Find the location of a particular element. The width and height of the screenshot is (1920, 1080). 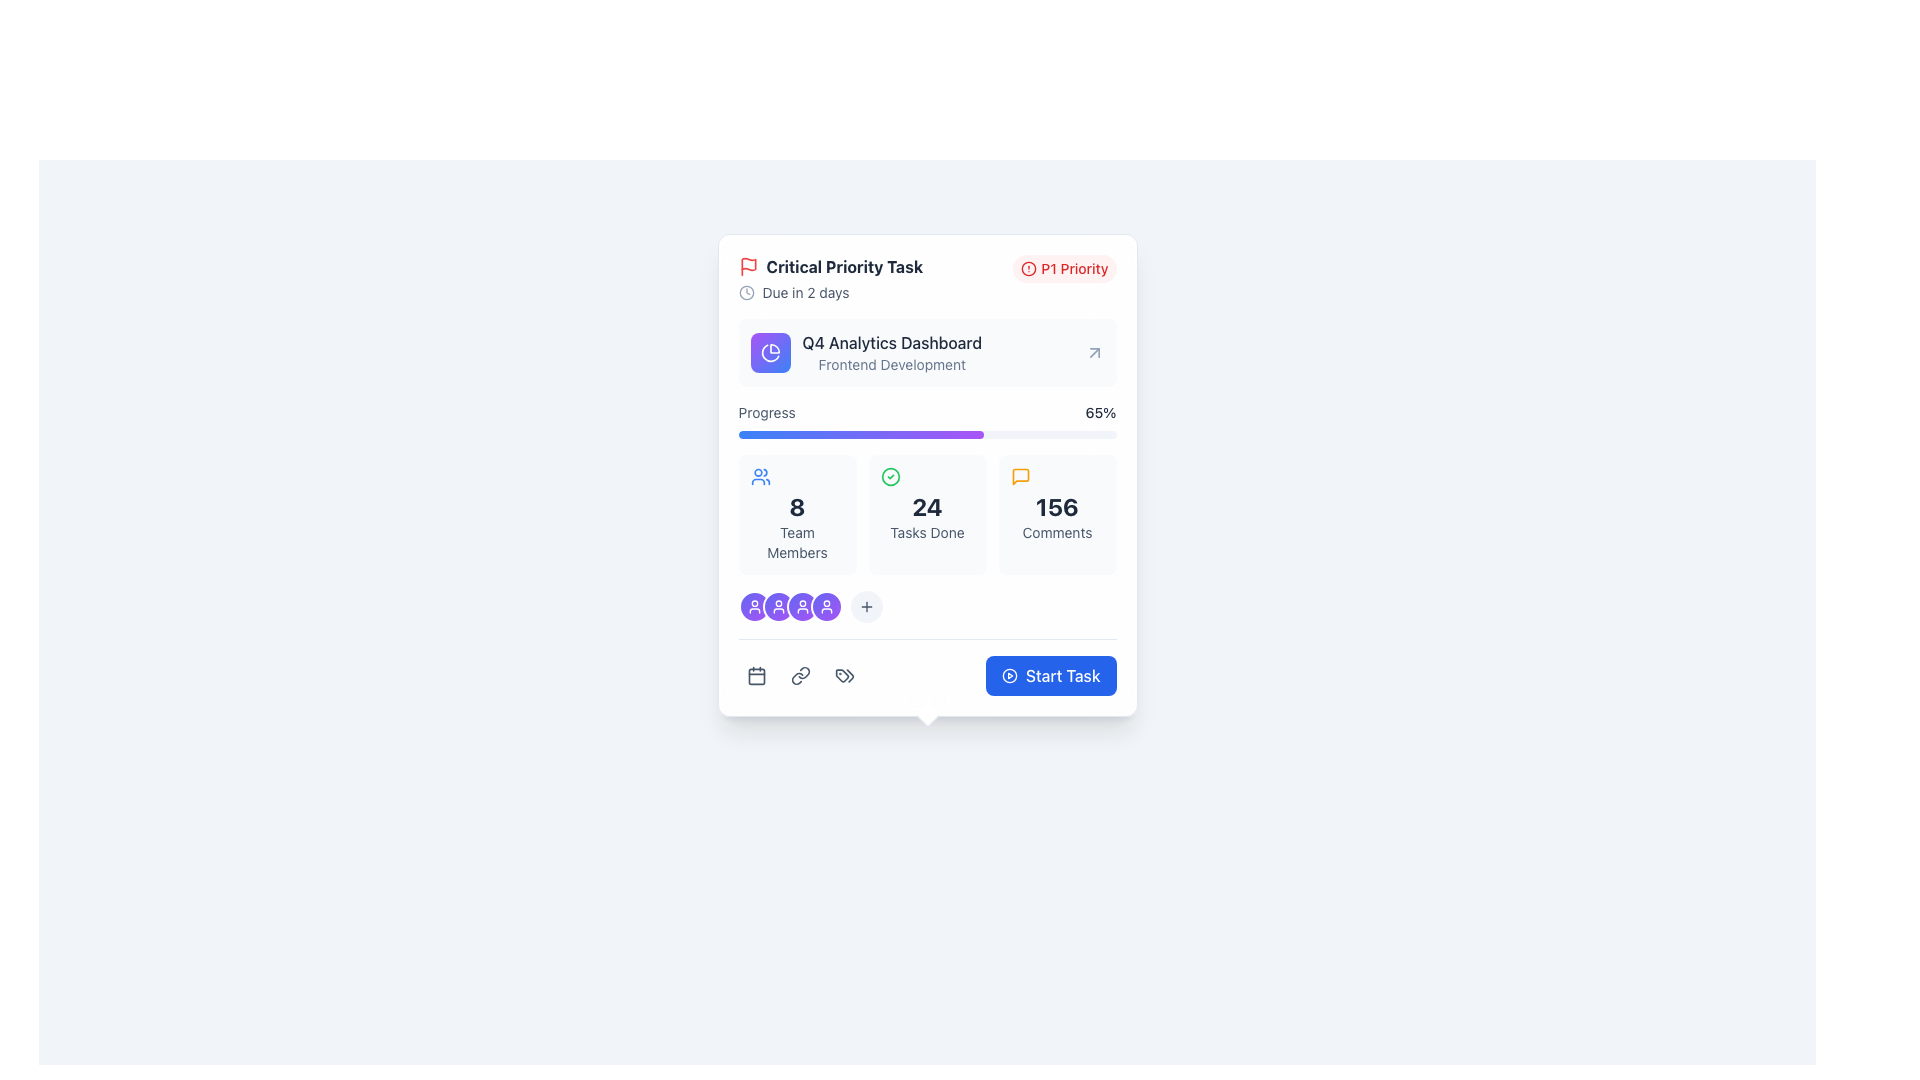

the 'play' icon located to the left of the 'Start Task' text within the 'Start Task' button at the bottom right corner of the card layout is located at coordinates (1009, 675).